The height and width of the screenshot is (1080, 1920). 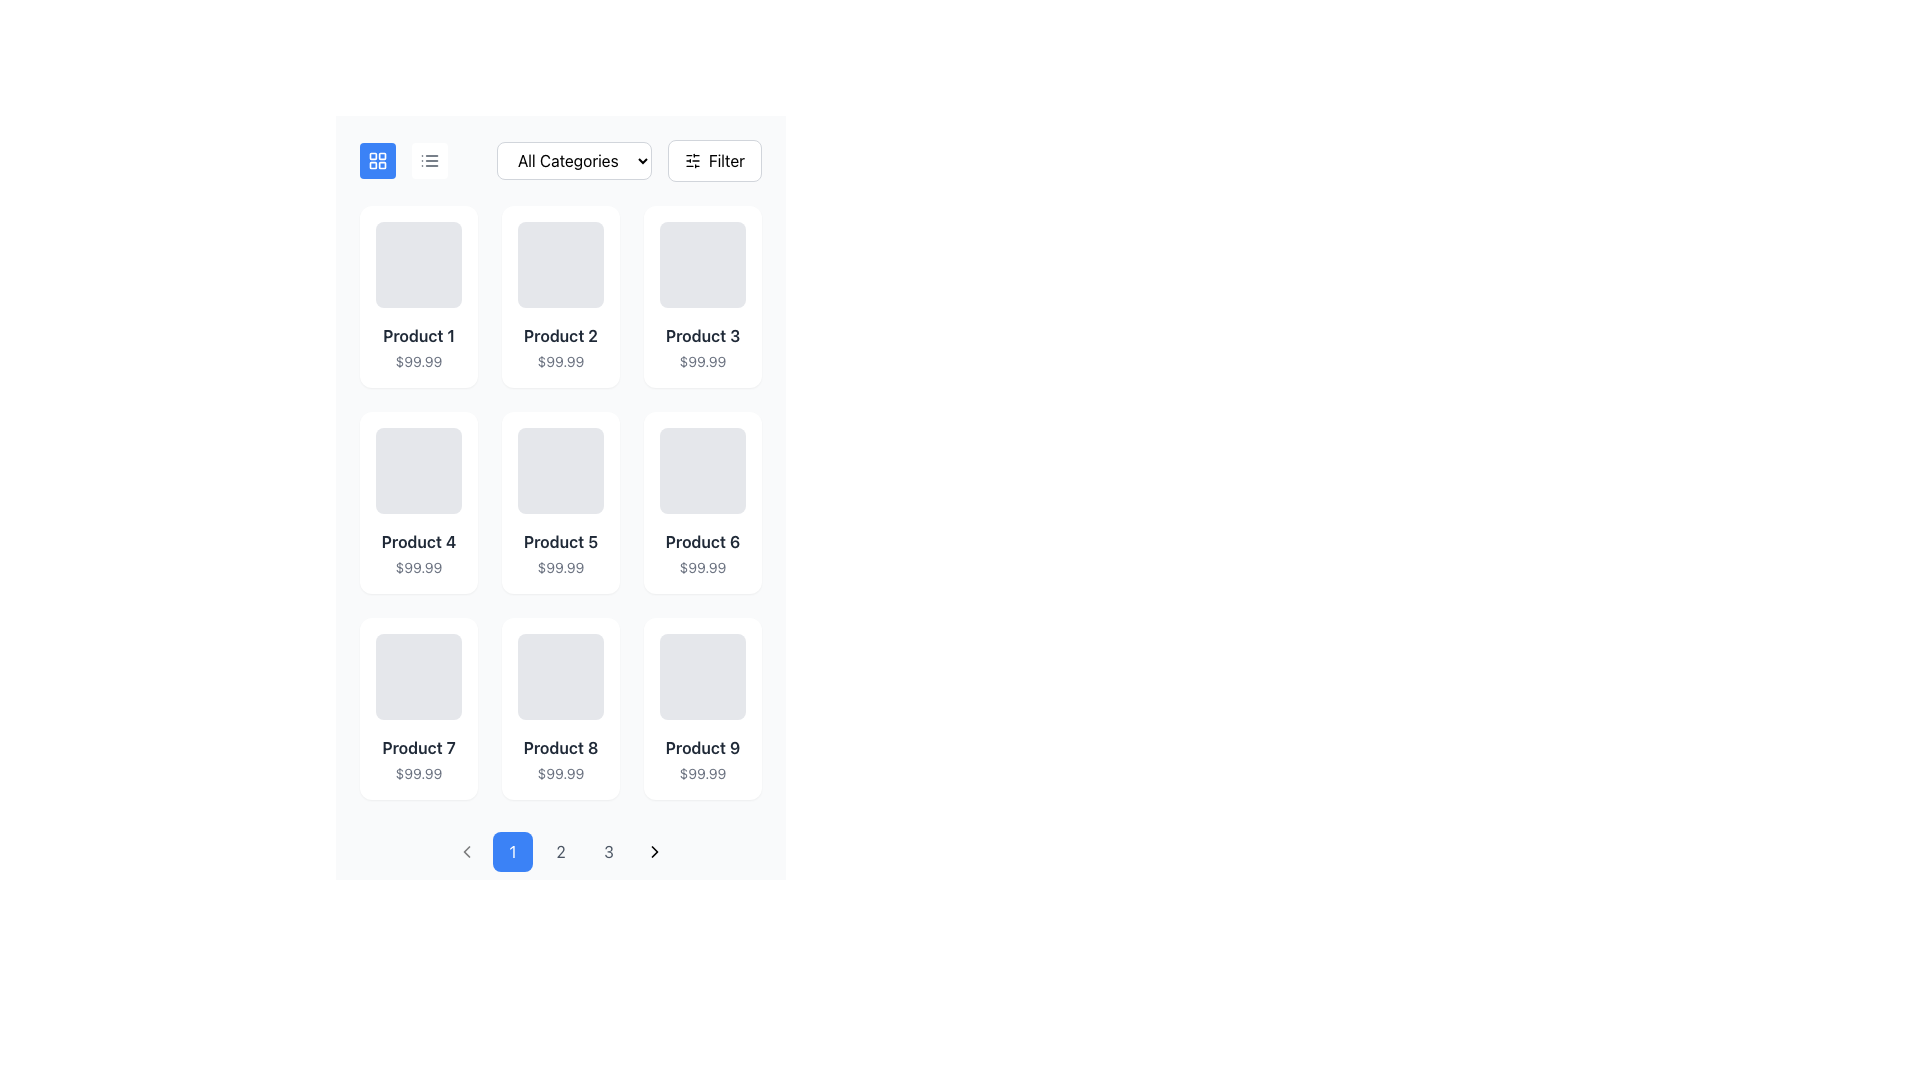 What do you see at coordinates (417, 362) in the screenshot?
I see `the text label displaying the price '$99.99', which is located beneath the title 'Product 1' in the first column and first row of the grid` at bounding box center [417, 362].